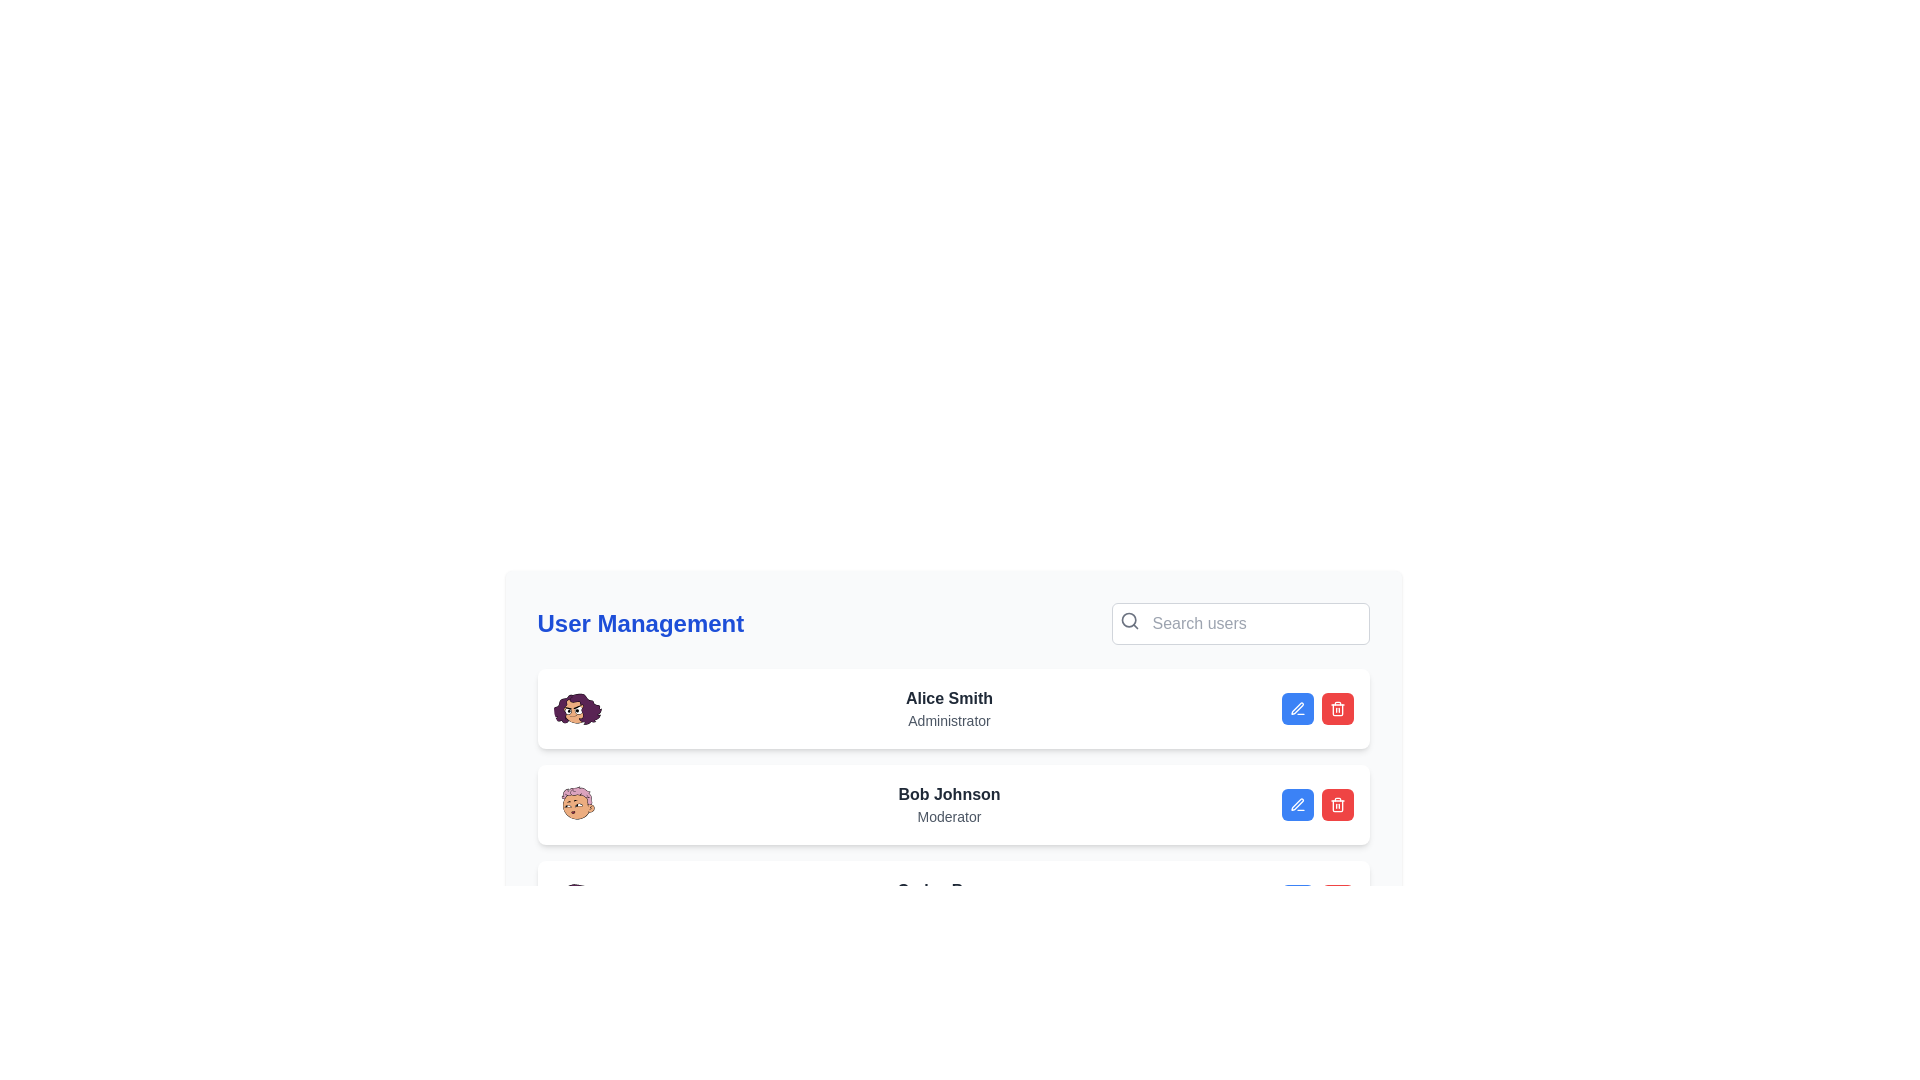 This screenshot has width=1920, height=1080. What do you see at coordinates (948, 697) in the screenshot?
I see `the static text label displaying the username 'Alice Smith', which is positioned above 'Administrator' in the 'User Management' section` at bounding box center [948, 697].